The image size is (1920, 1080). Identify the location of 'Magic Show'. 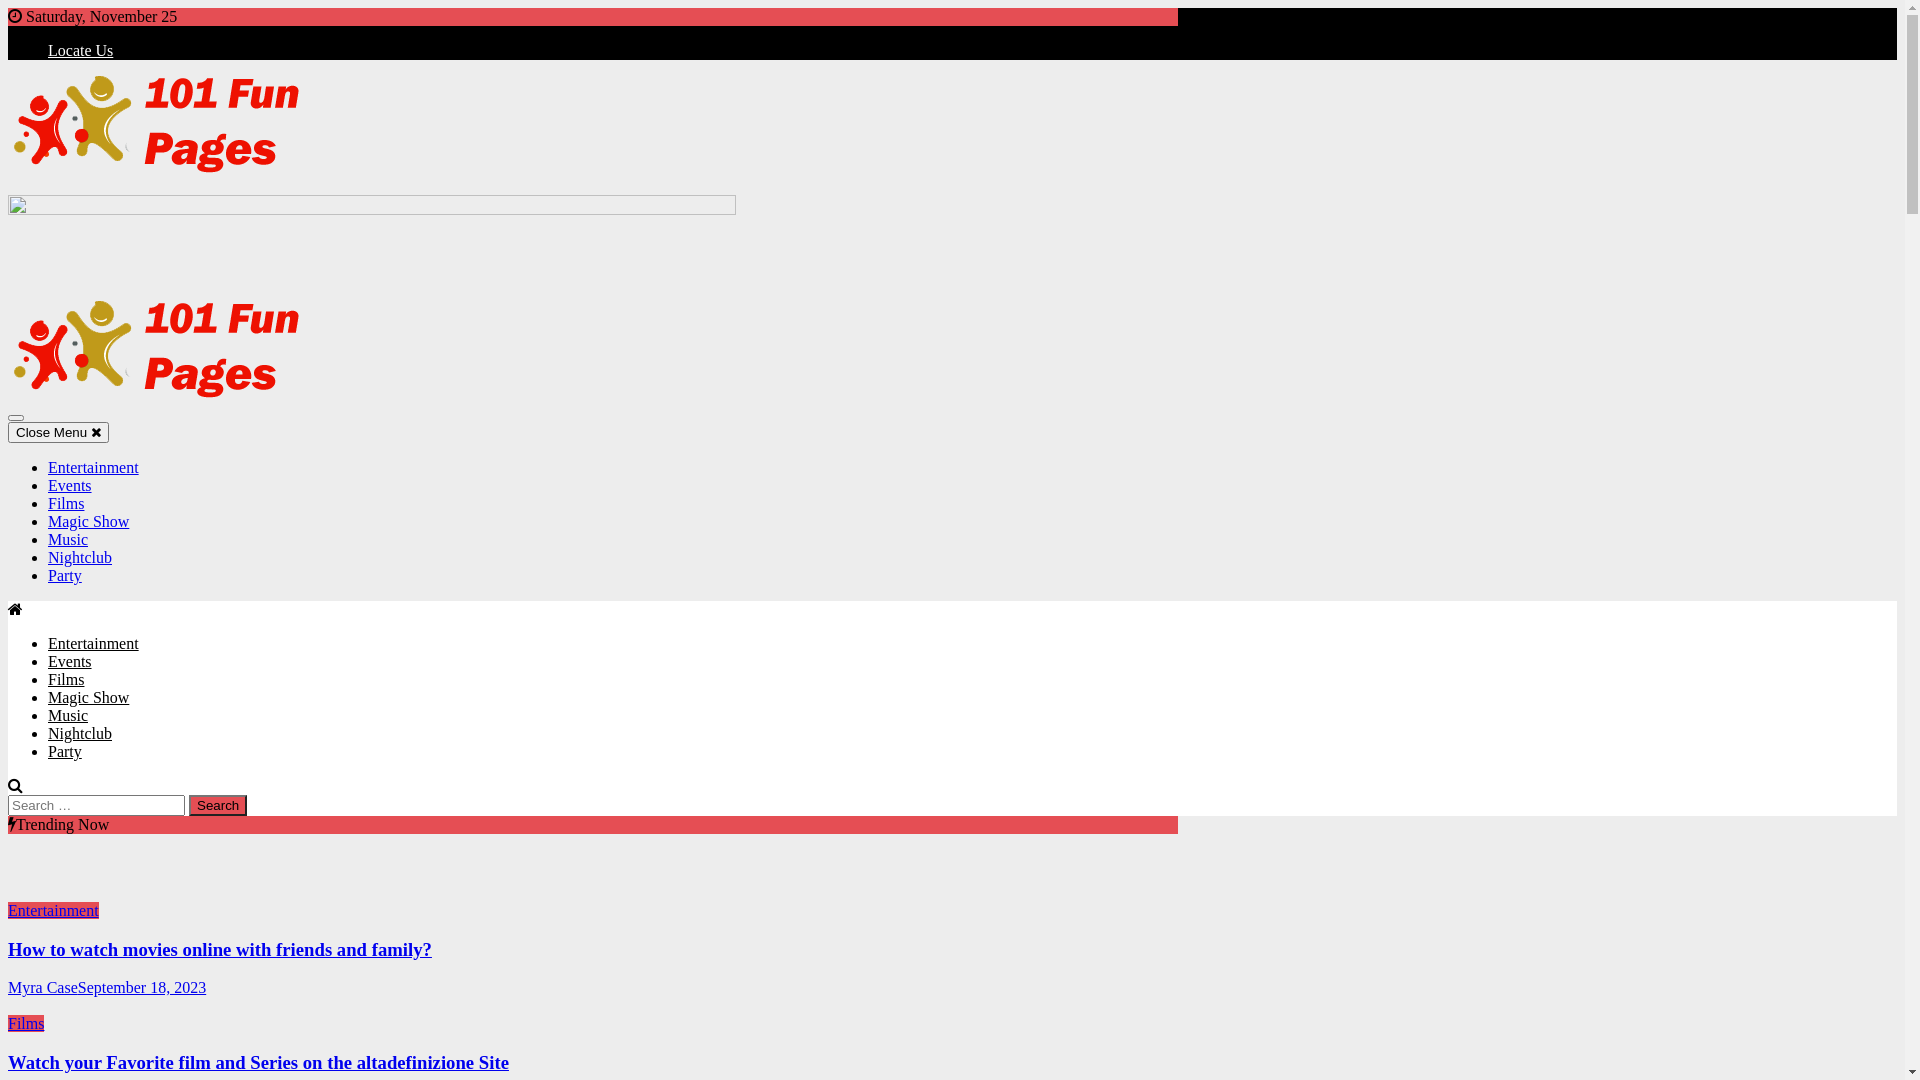
(87, 696).